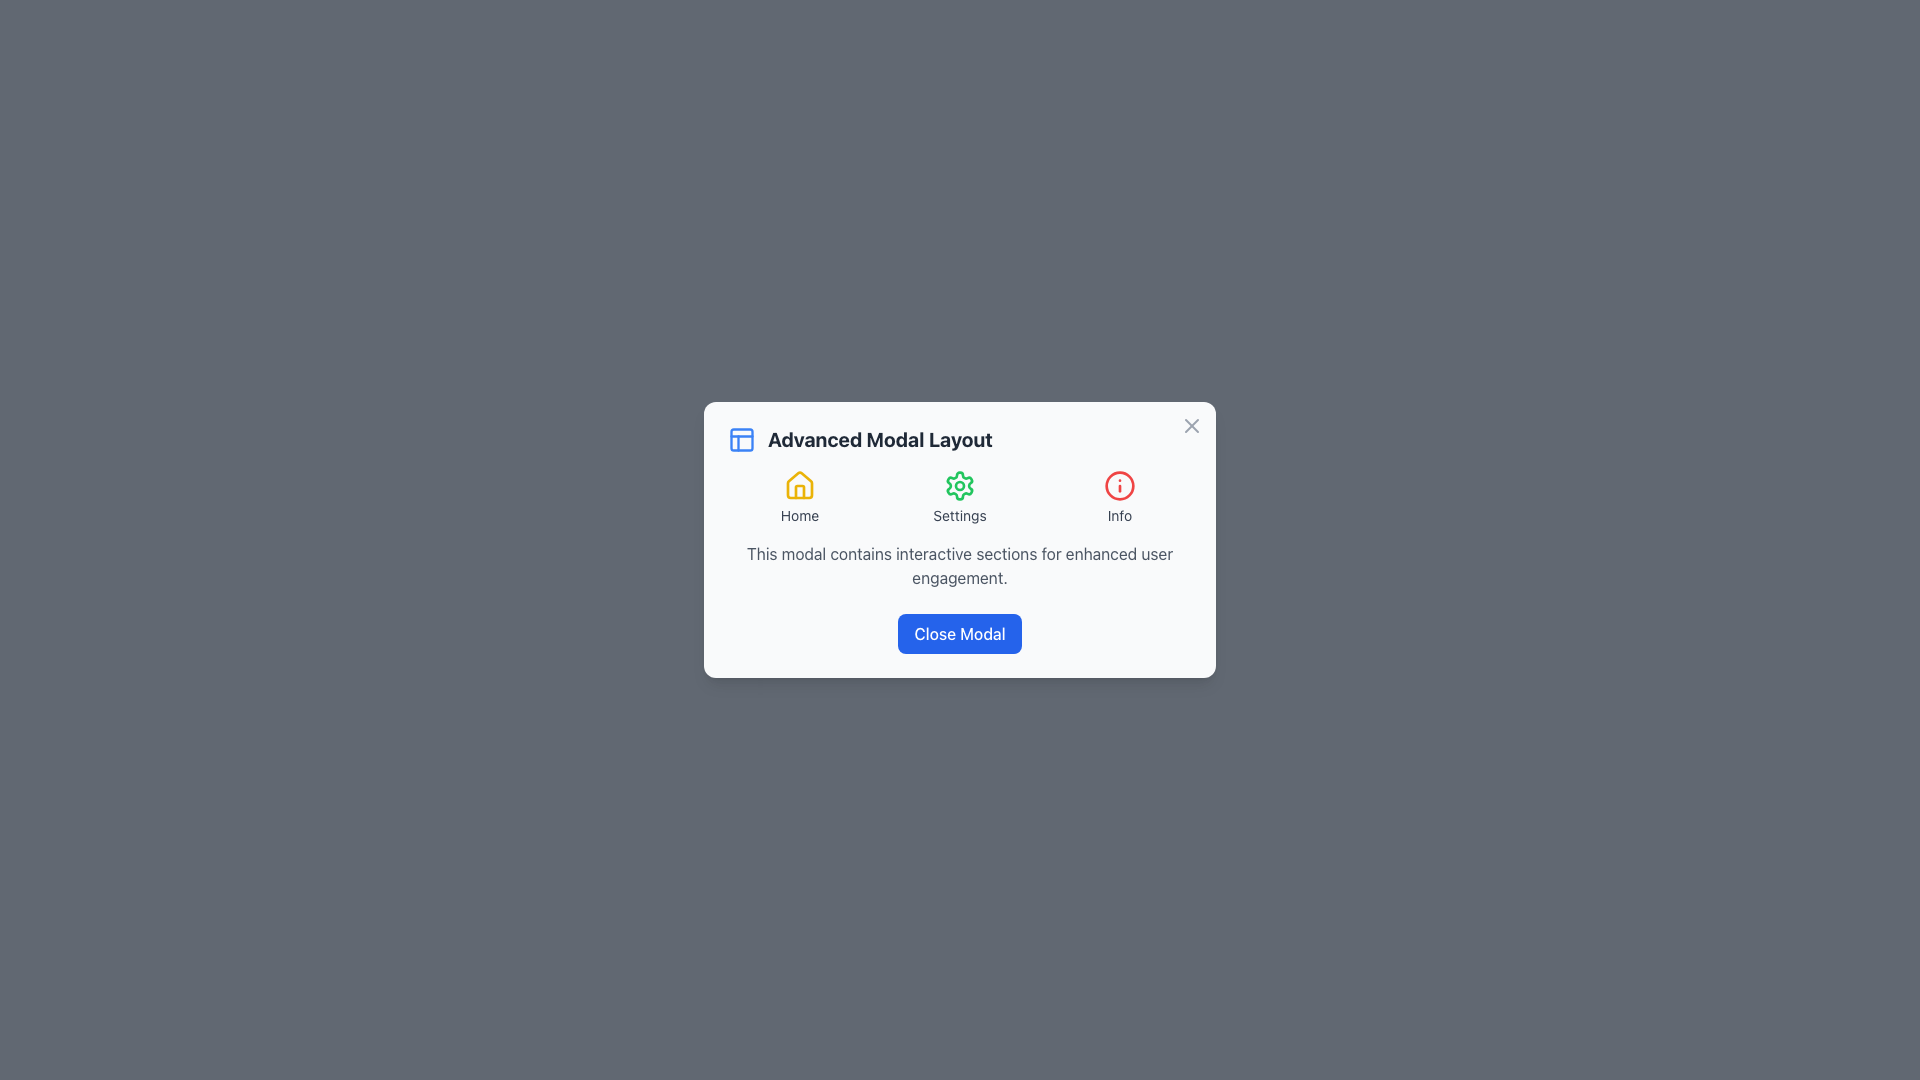 The width and height of the screenshot is (1920, 1080). I want to click on the first subcomponent of the grouped icon representation, which is a square with rounded corners, located near the top-left corner of the modal before the label 'Advanced Modal Layout.', so click(741, 438).